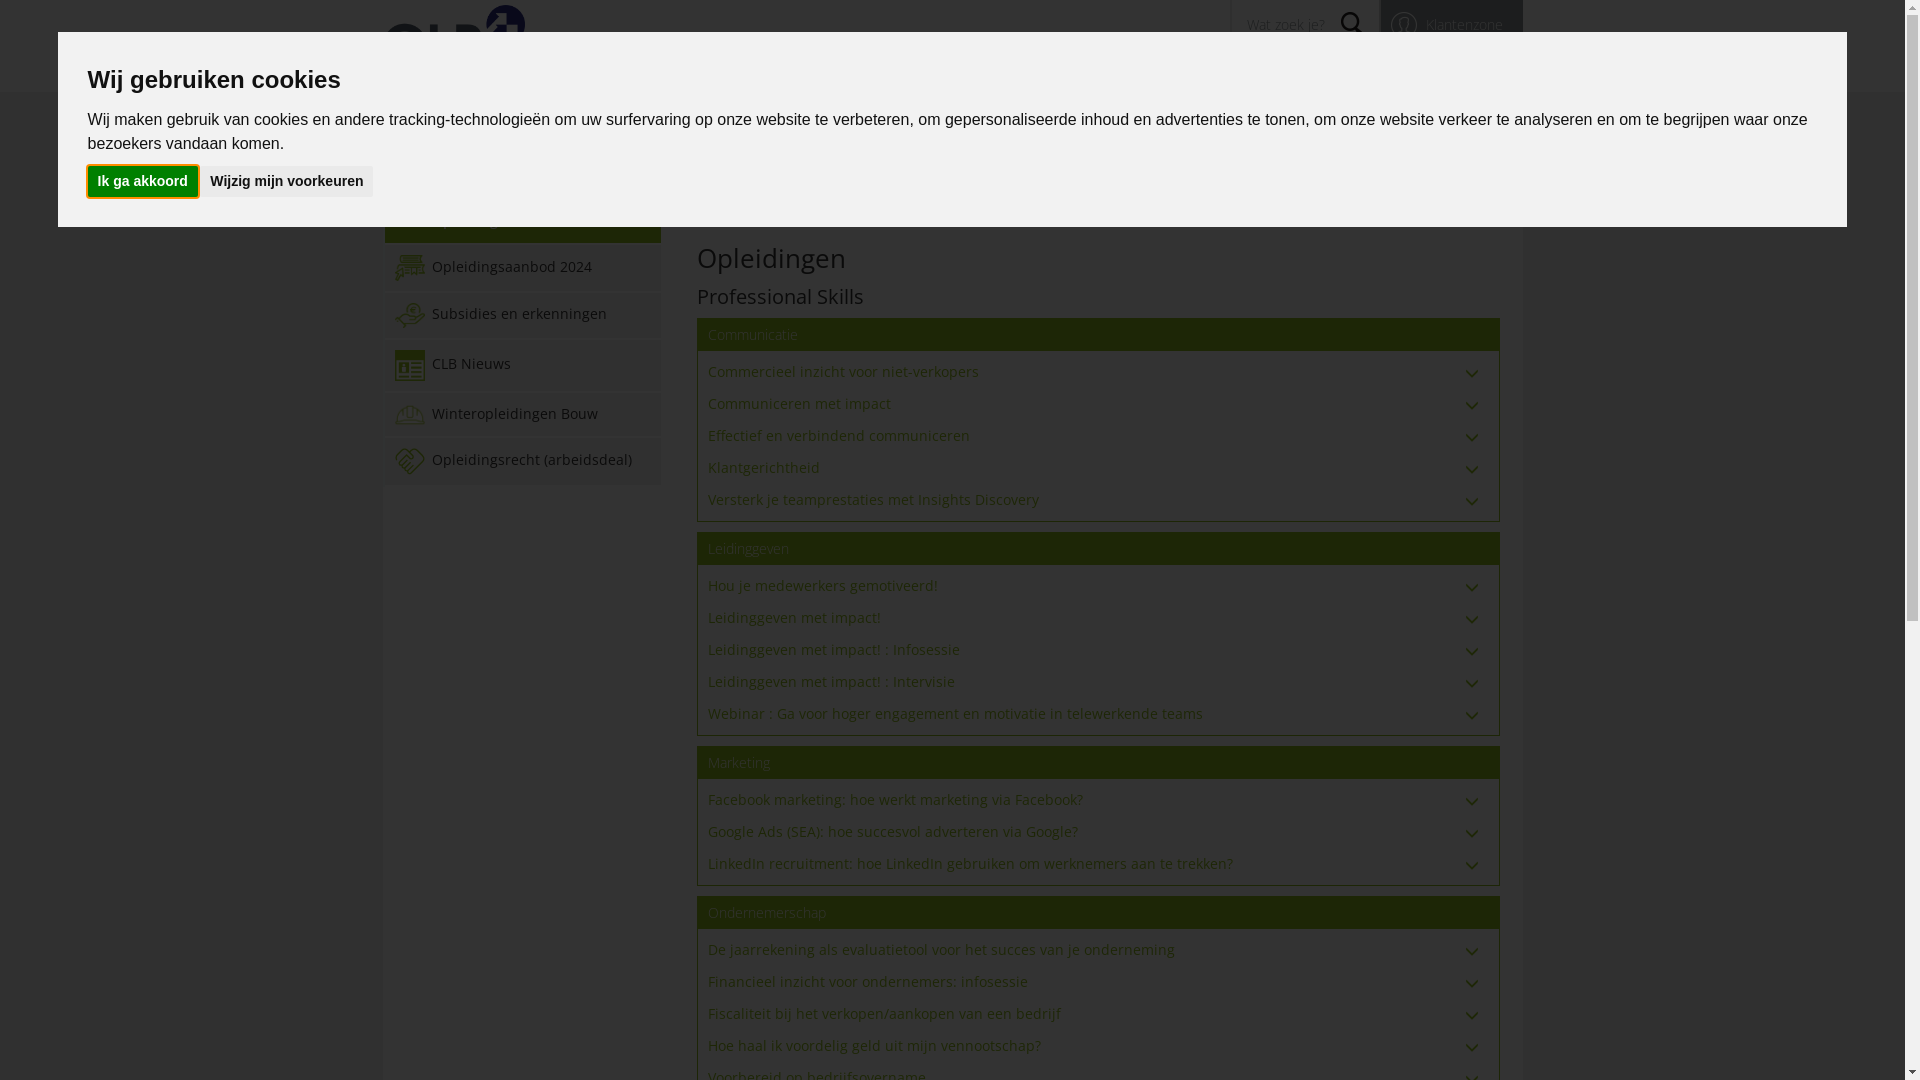  What do you see at coordinates (1450, 24) in the screenshot?
I see `'Klantenzone'` at bounding box center [1450, 24].